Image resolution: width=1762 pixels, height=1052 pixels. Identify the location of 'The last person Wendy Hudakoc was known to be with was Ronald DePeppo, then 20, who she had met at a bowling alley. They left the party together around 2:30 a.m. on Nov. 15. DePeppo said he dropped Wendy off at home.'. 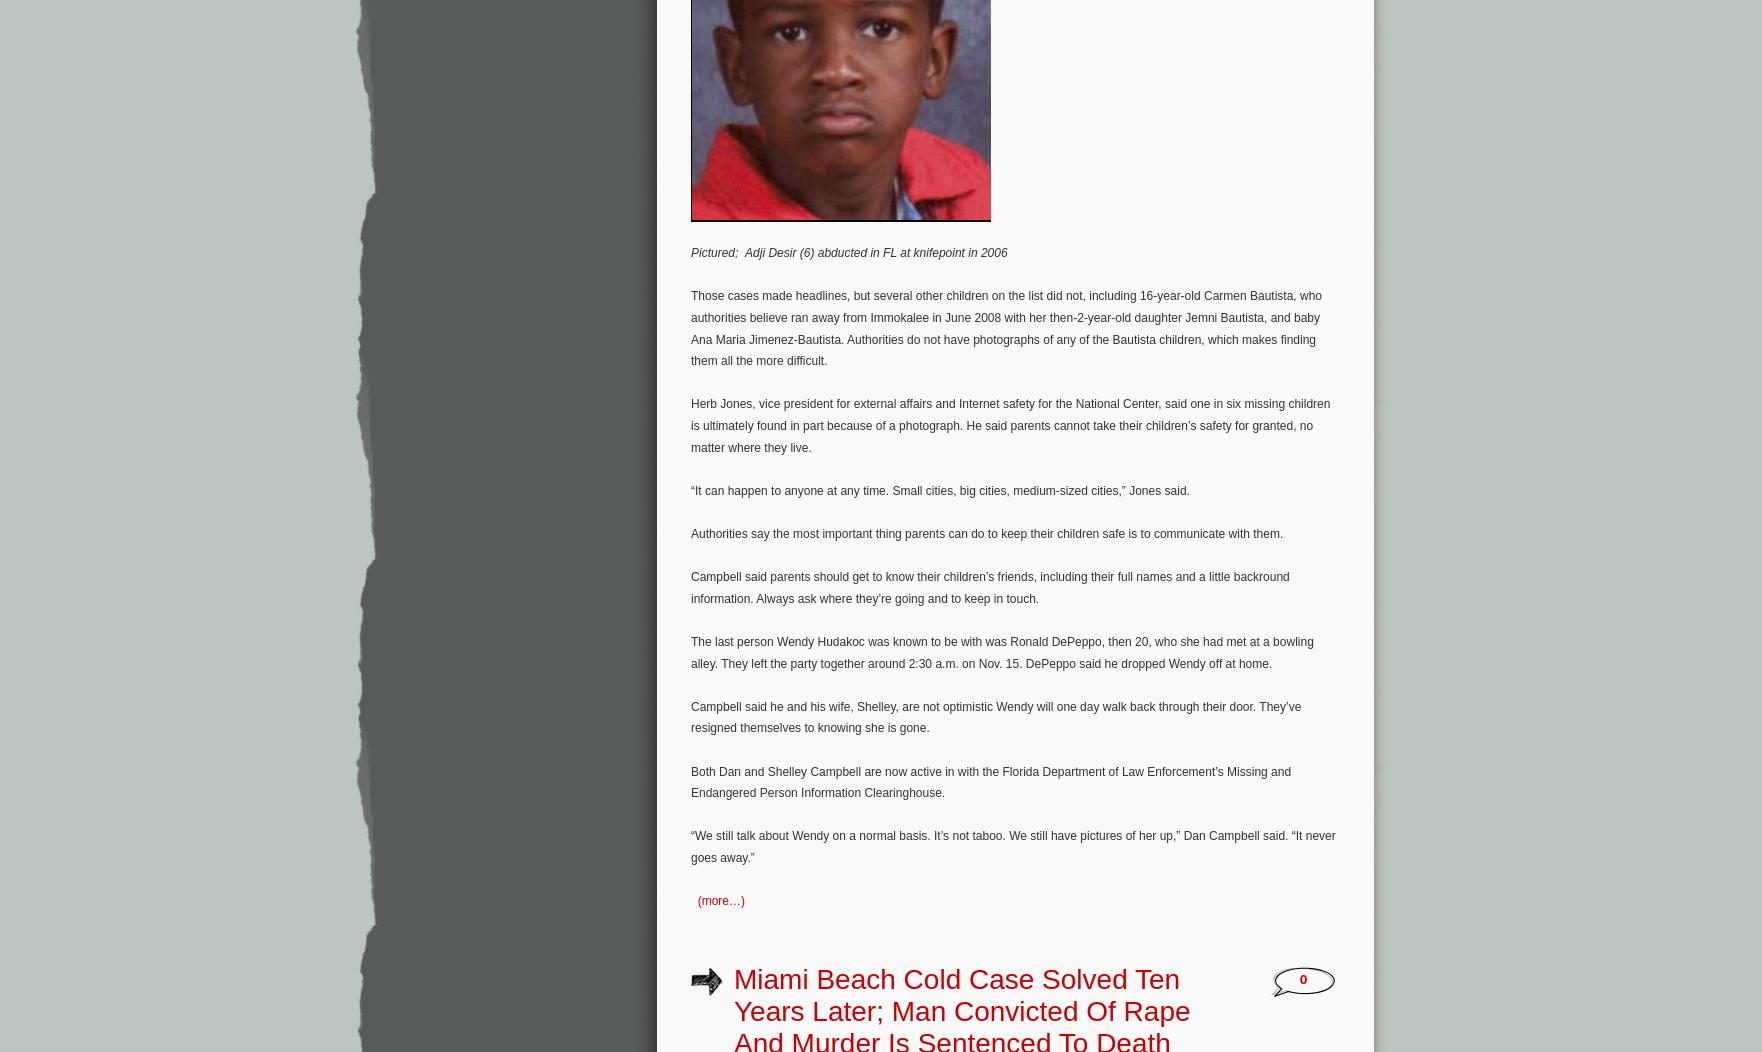
(1002, 652).